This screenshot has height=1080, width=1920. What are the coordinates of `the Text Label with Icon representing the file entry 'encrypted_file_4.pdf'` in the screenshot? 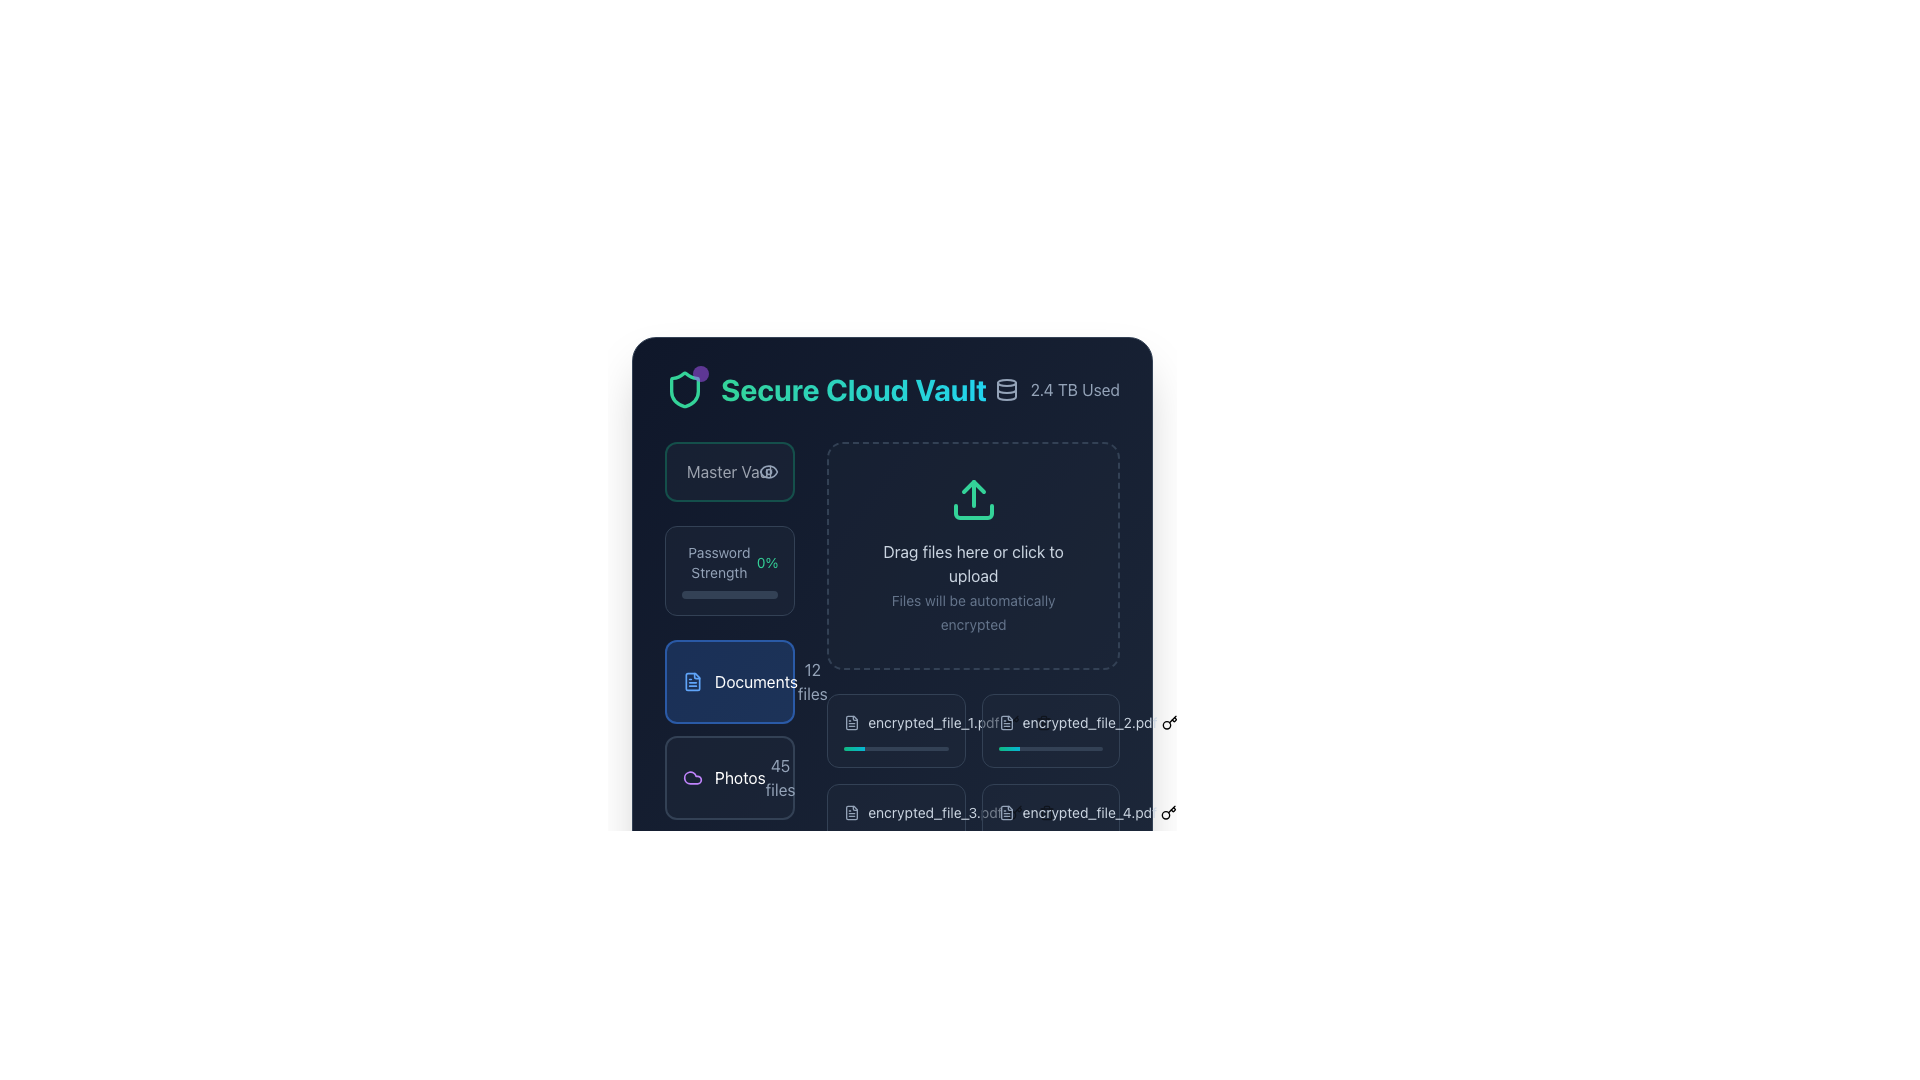 It's located at (1076, 813).